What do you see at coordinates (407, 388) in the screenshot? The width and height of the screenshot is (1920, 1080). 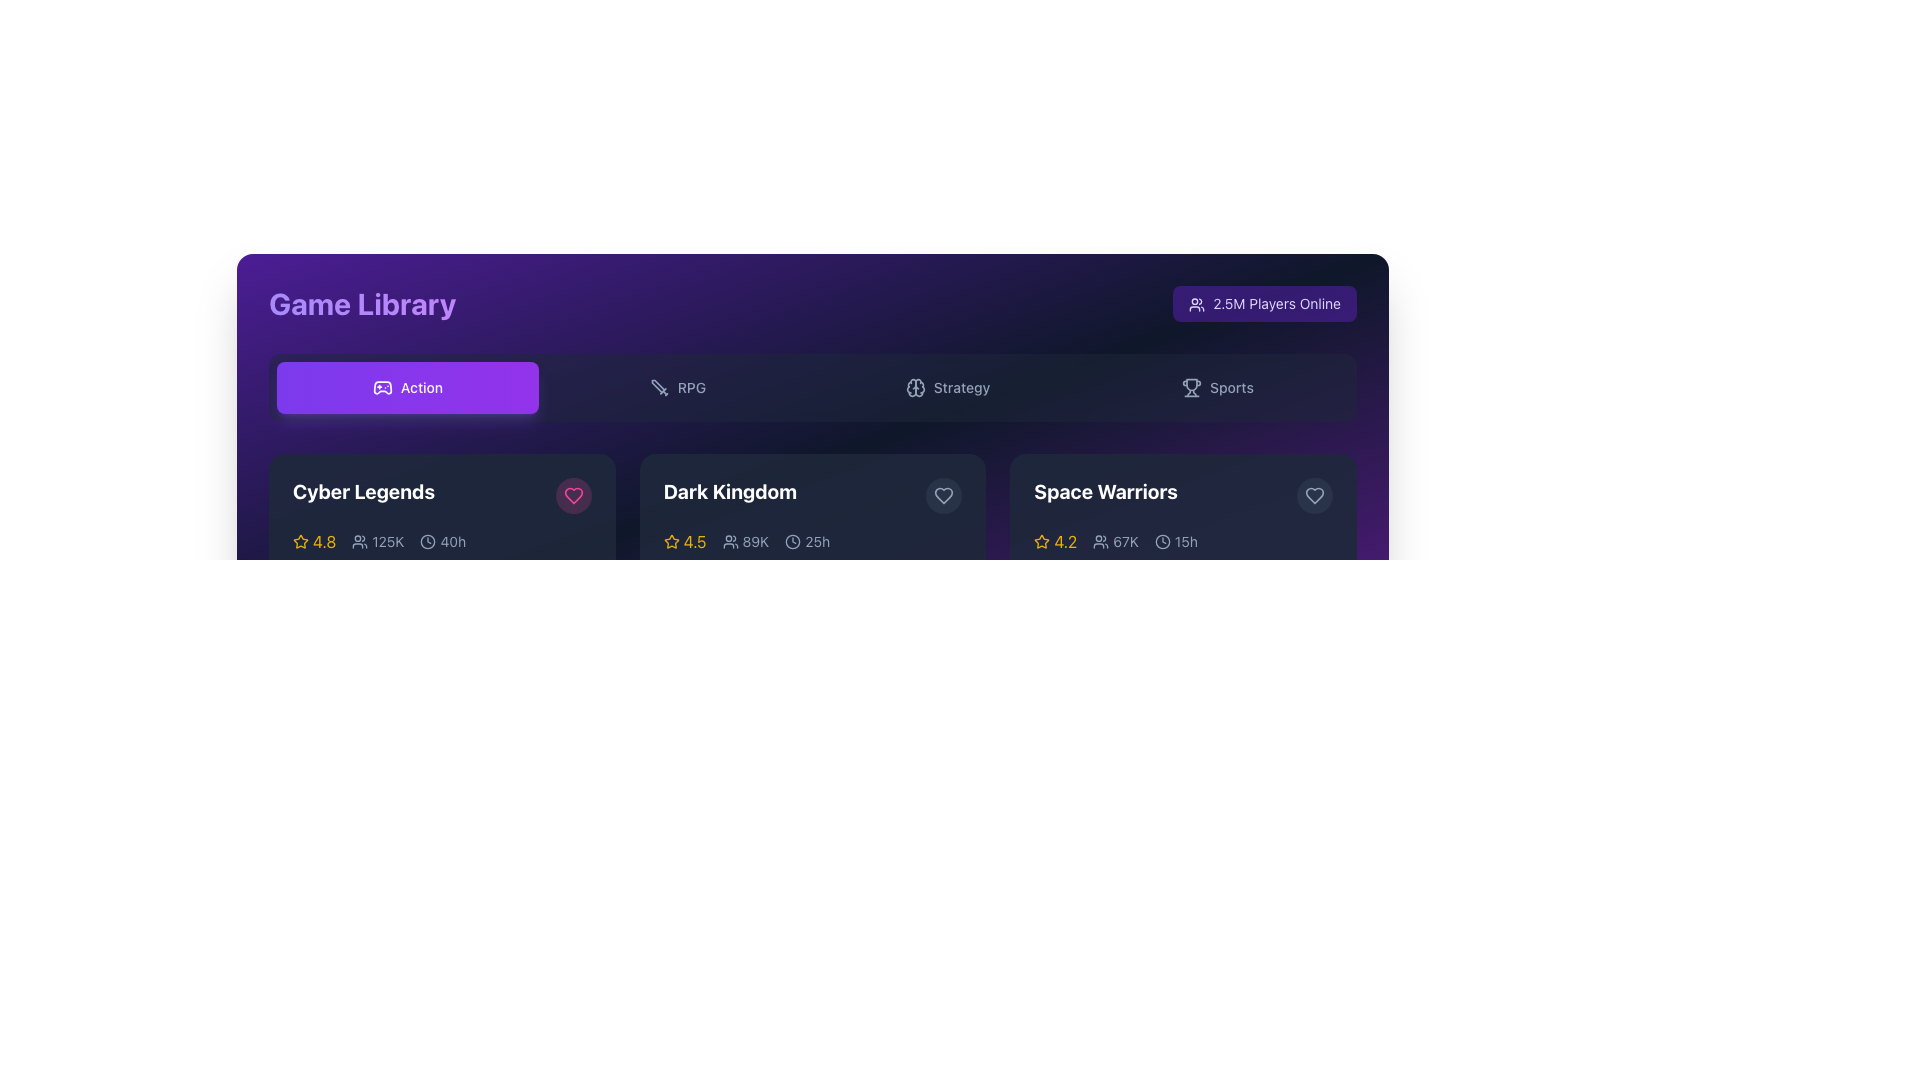 I see `the 'Action' button, the first button in a series of four buttons labeled 'Action', 'RPG', 'Strategy', and 'Sports', to navigate through keyboard input` at bounding box center [407, 388].